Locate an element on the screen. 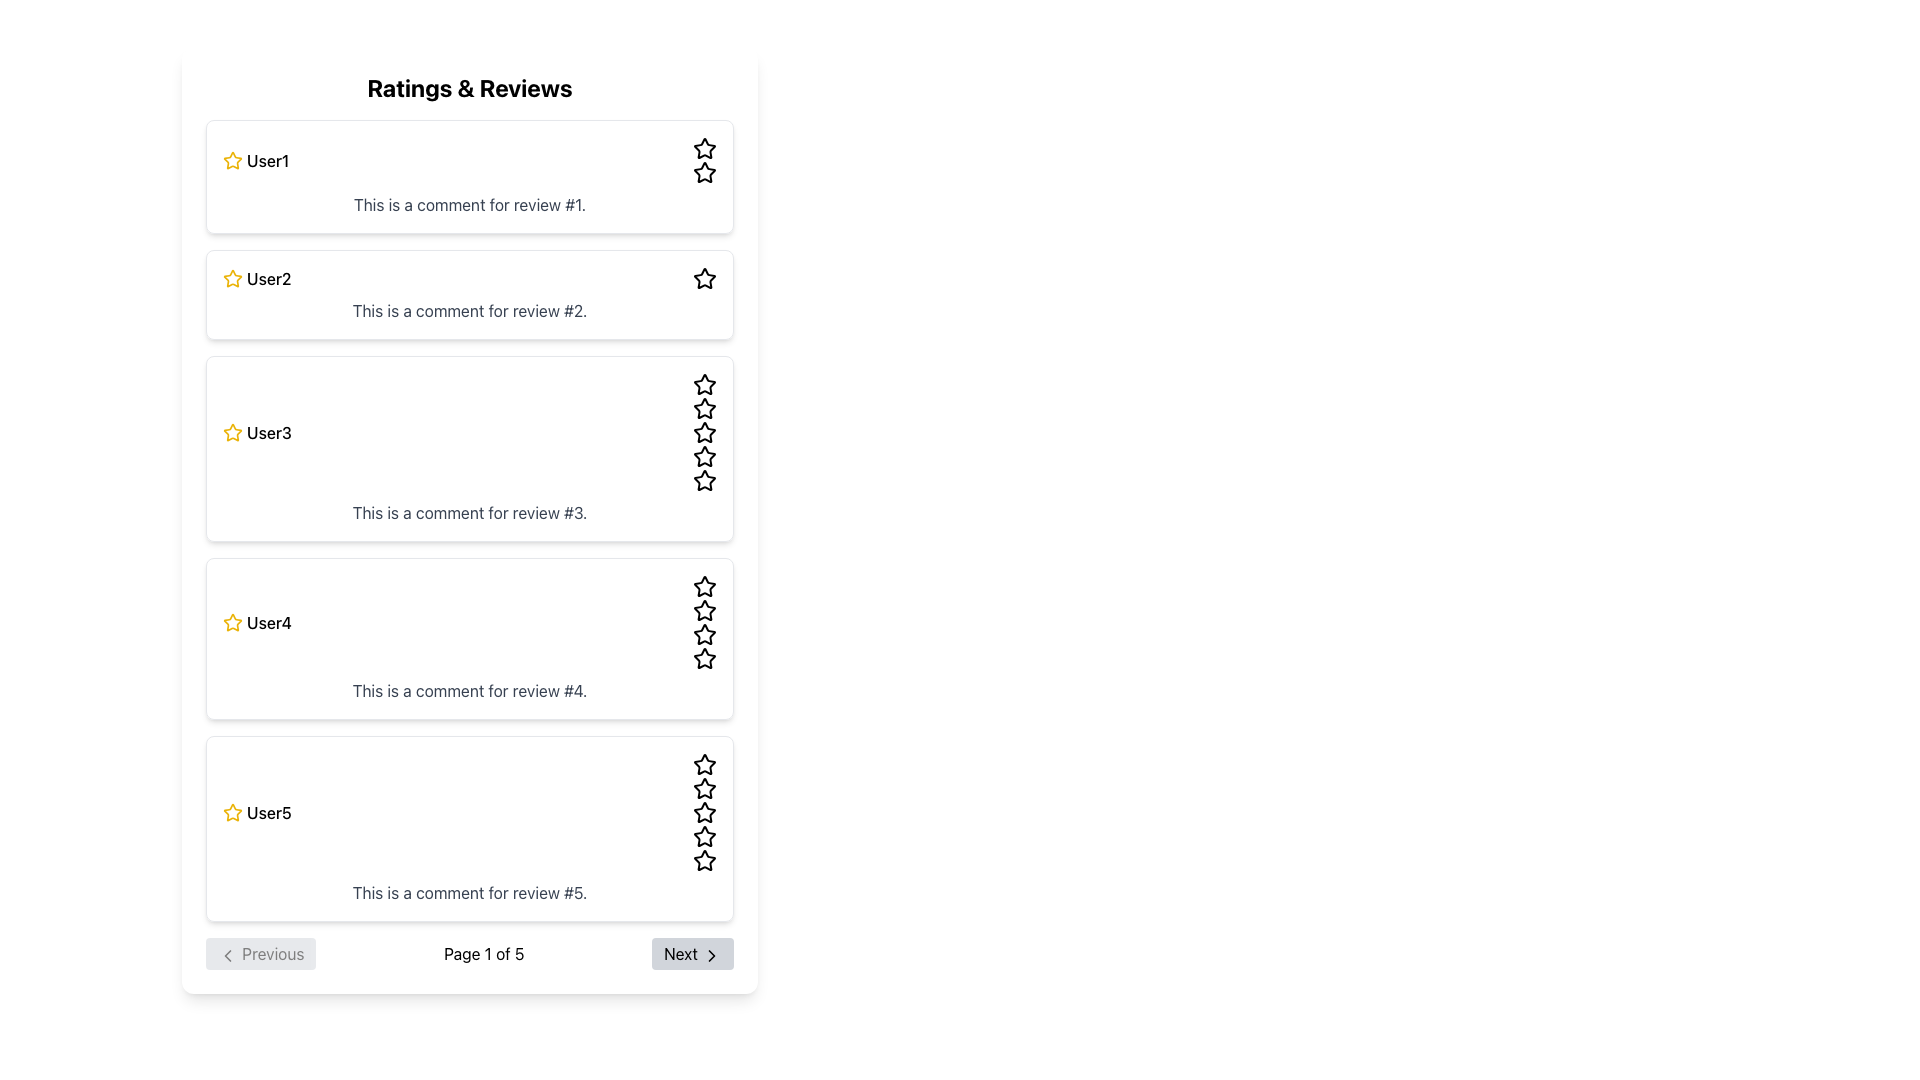 The image size is (1920, 1080). the fifth rating star icon located to the right of the 'User5' block is located at coordinates (705, 813).